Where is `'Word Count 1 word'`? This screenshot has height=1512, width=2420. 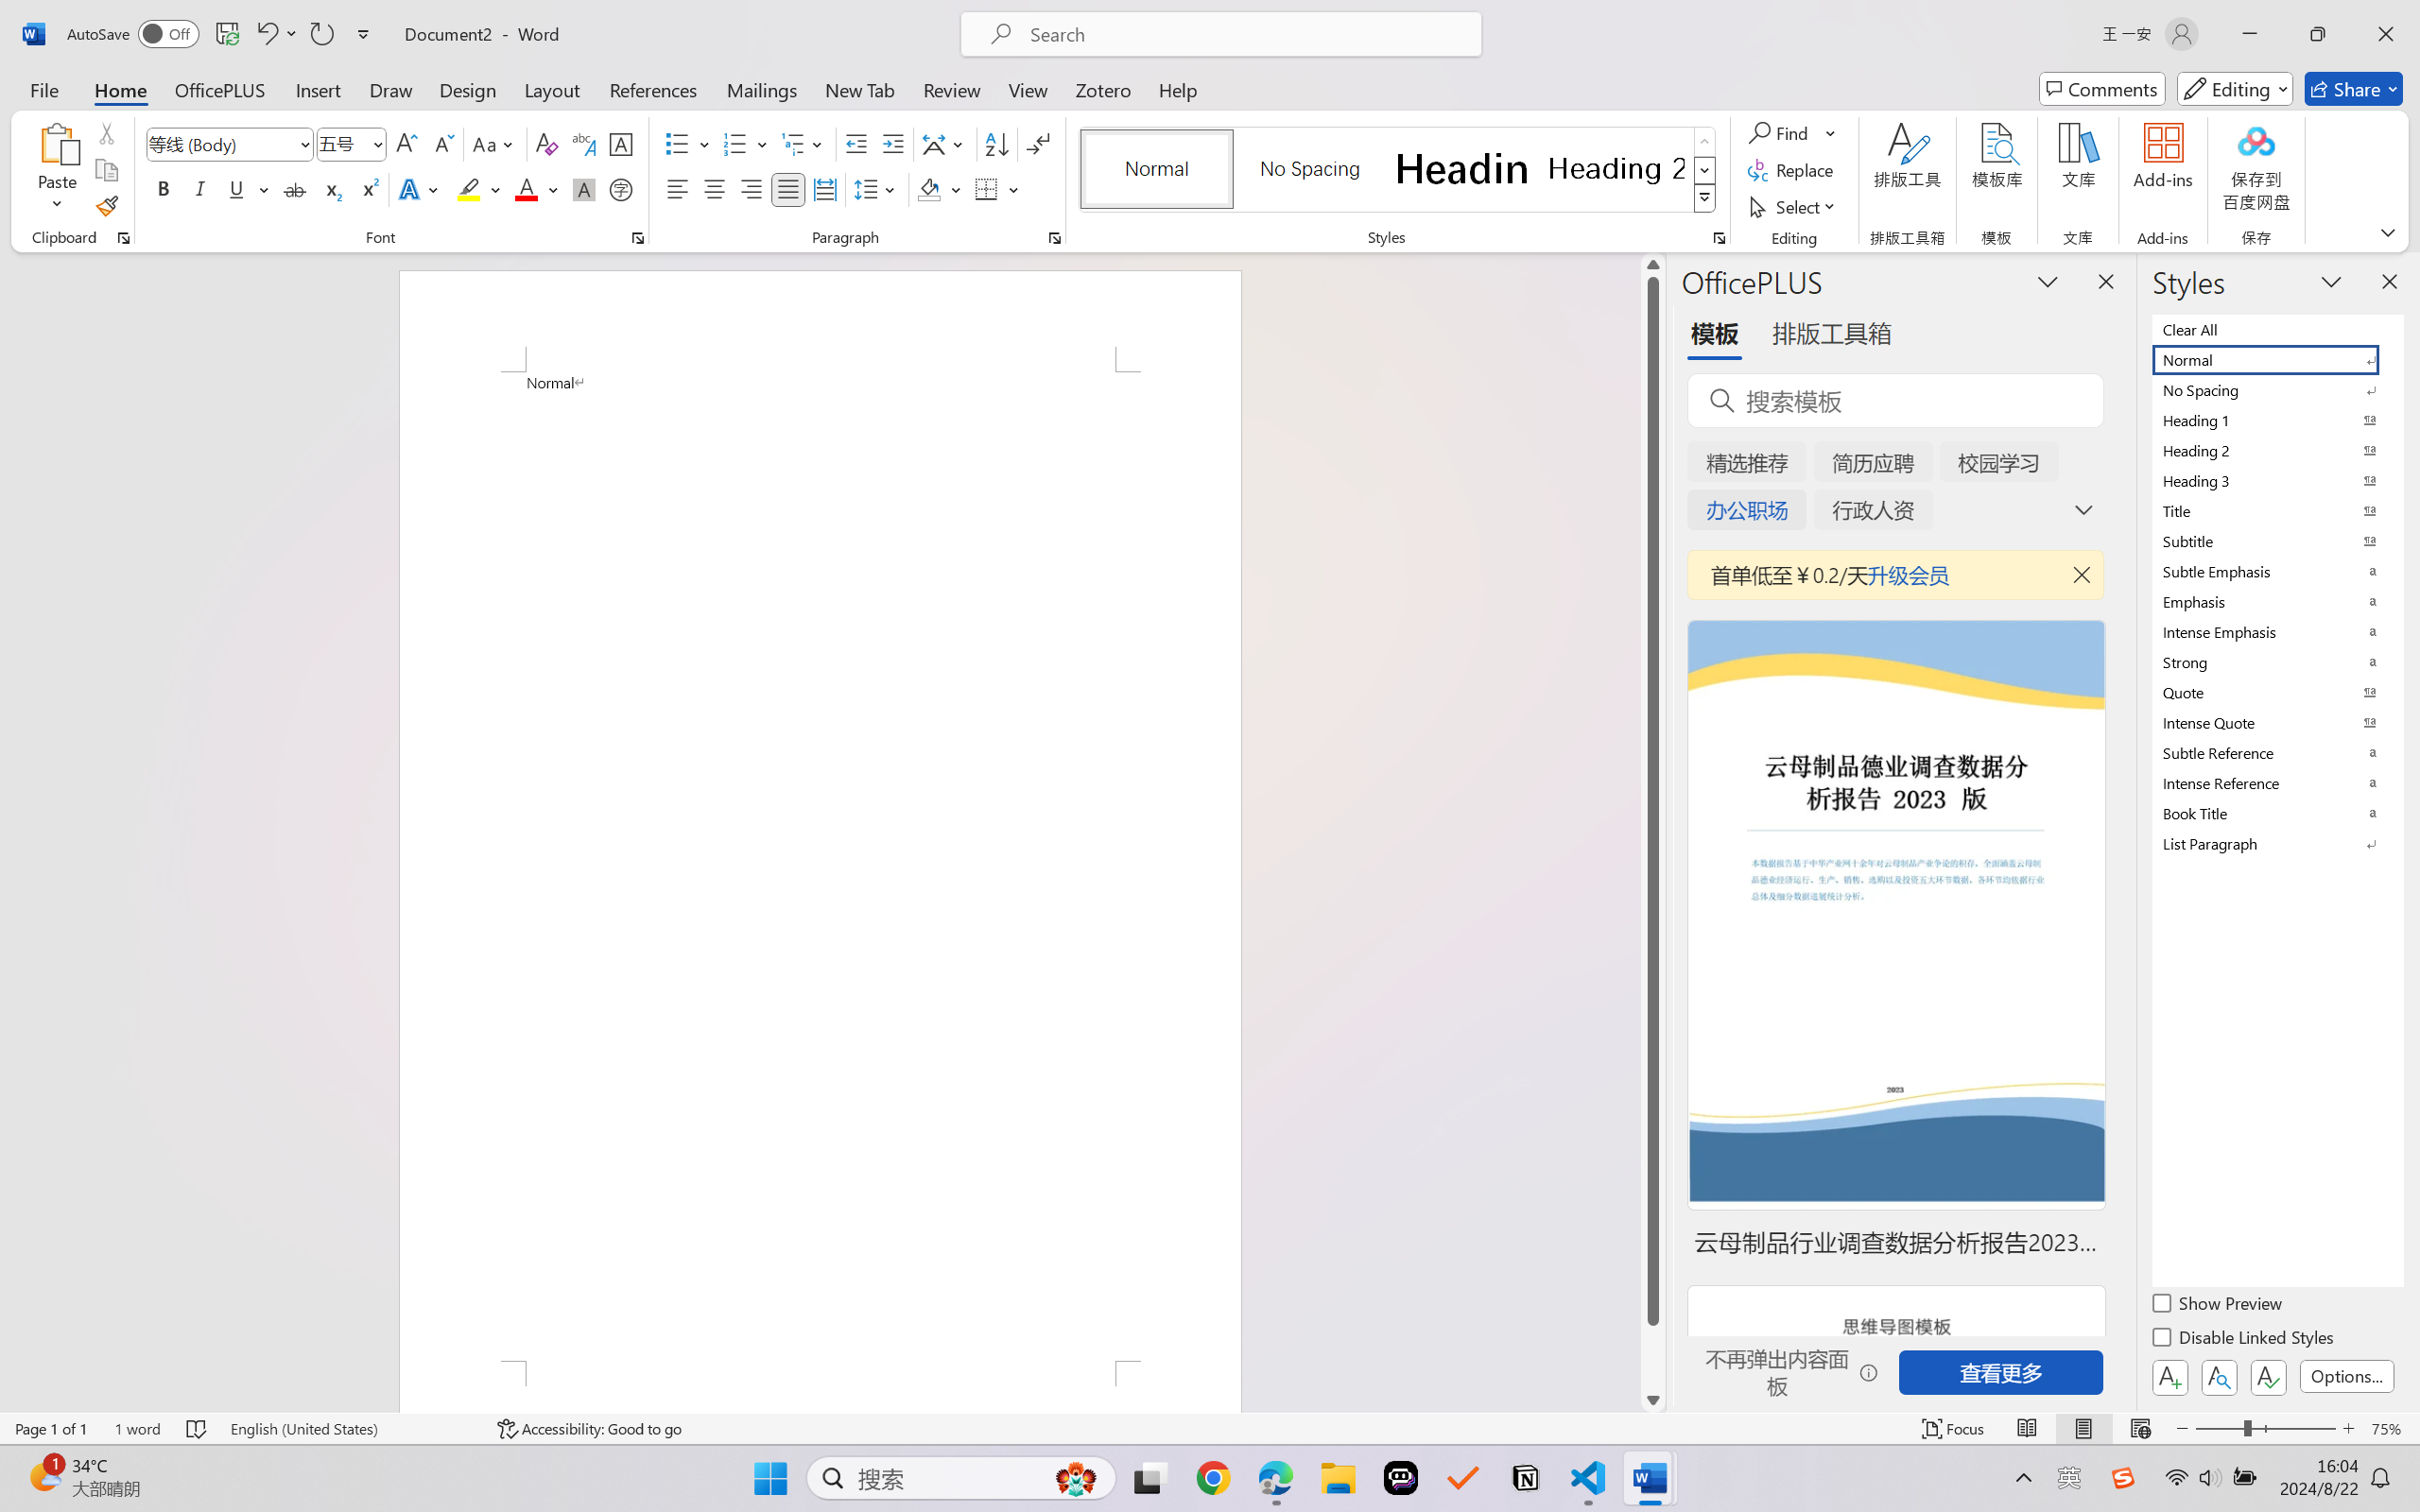
'Word Count 1 word' is located at coordinates (137, 1428).